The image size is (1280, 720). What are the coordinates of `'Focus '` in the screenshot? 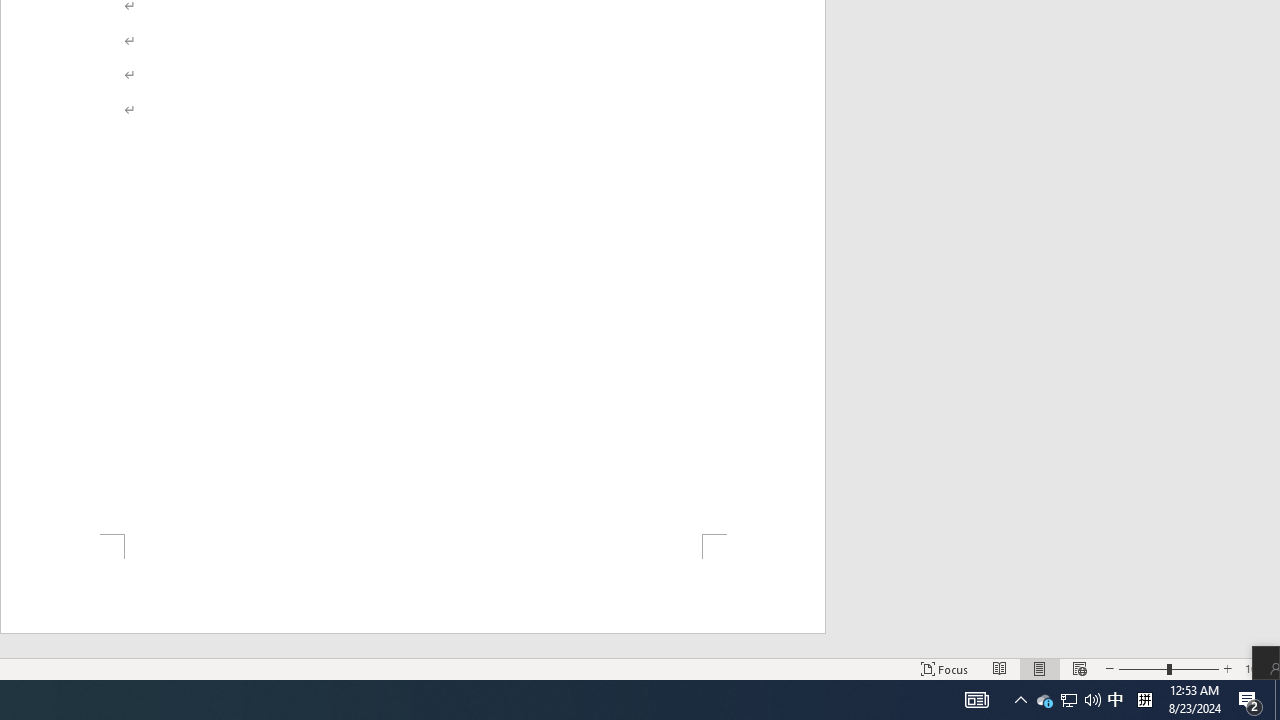 It's located at (943, 669).